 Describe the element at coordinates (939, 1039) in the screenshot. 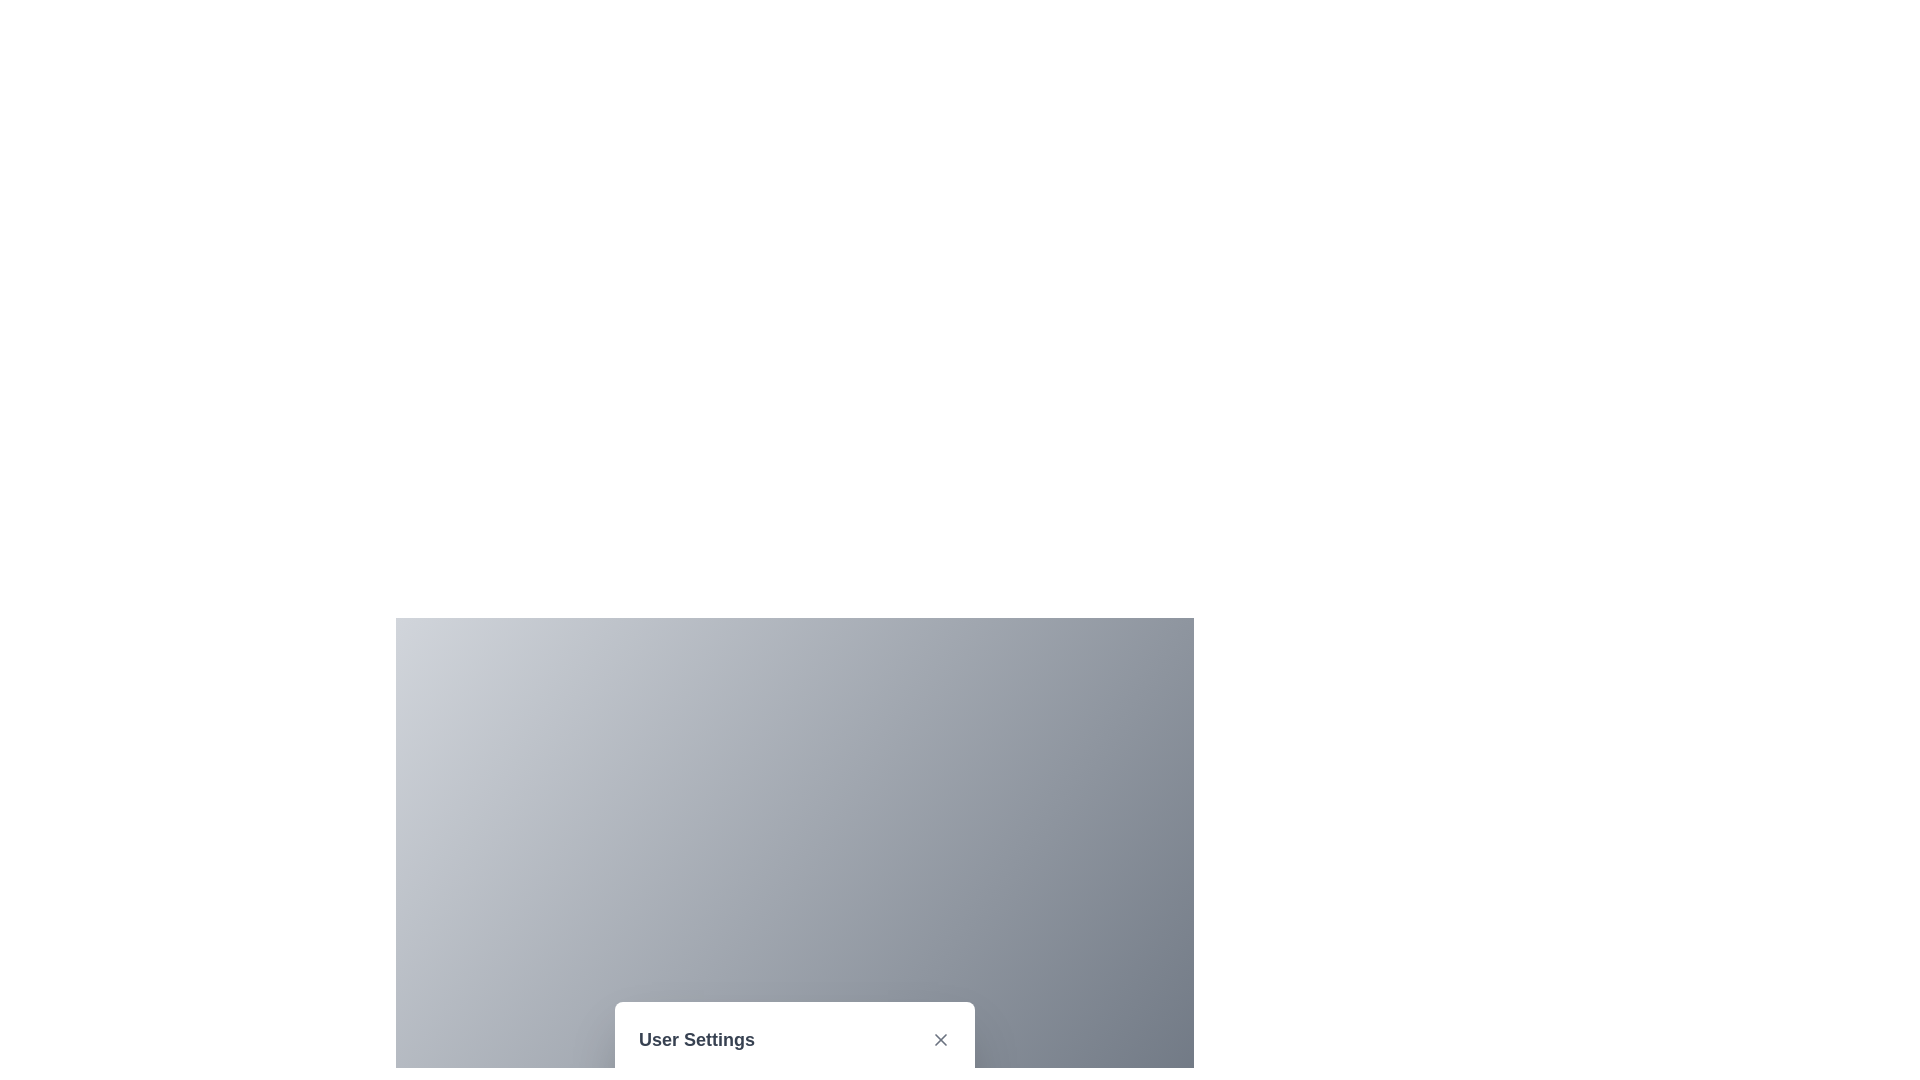

I see `the close button located in the top-right corner of the 'User Settings' section` at that location.